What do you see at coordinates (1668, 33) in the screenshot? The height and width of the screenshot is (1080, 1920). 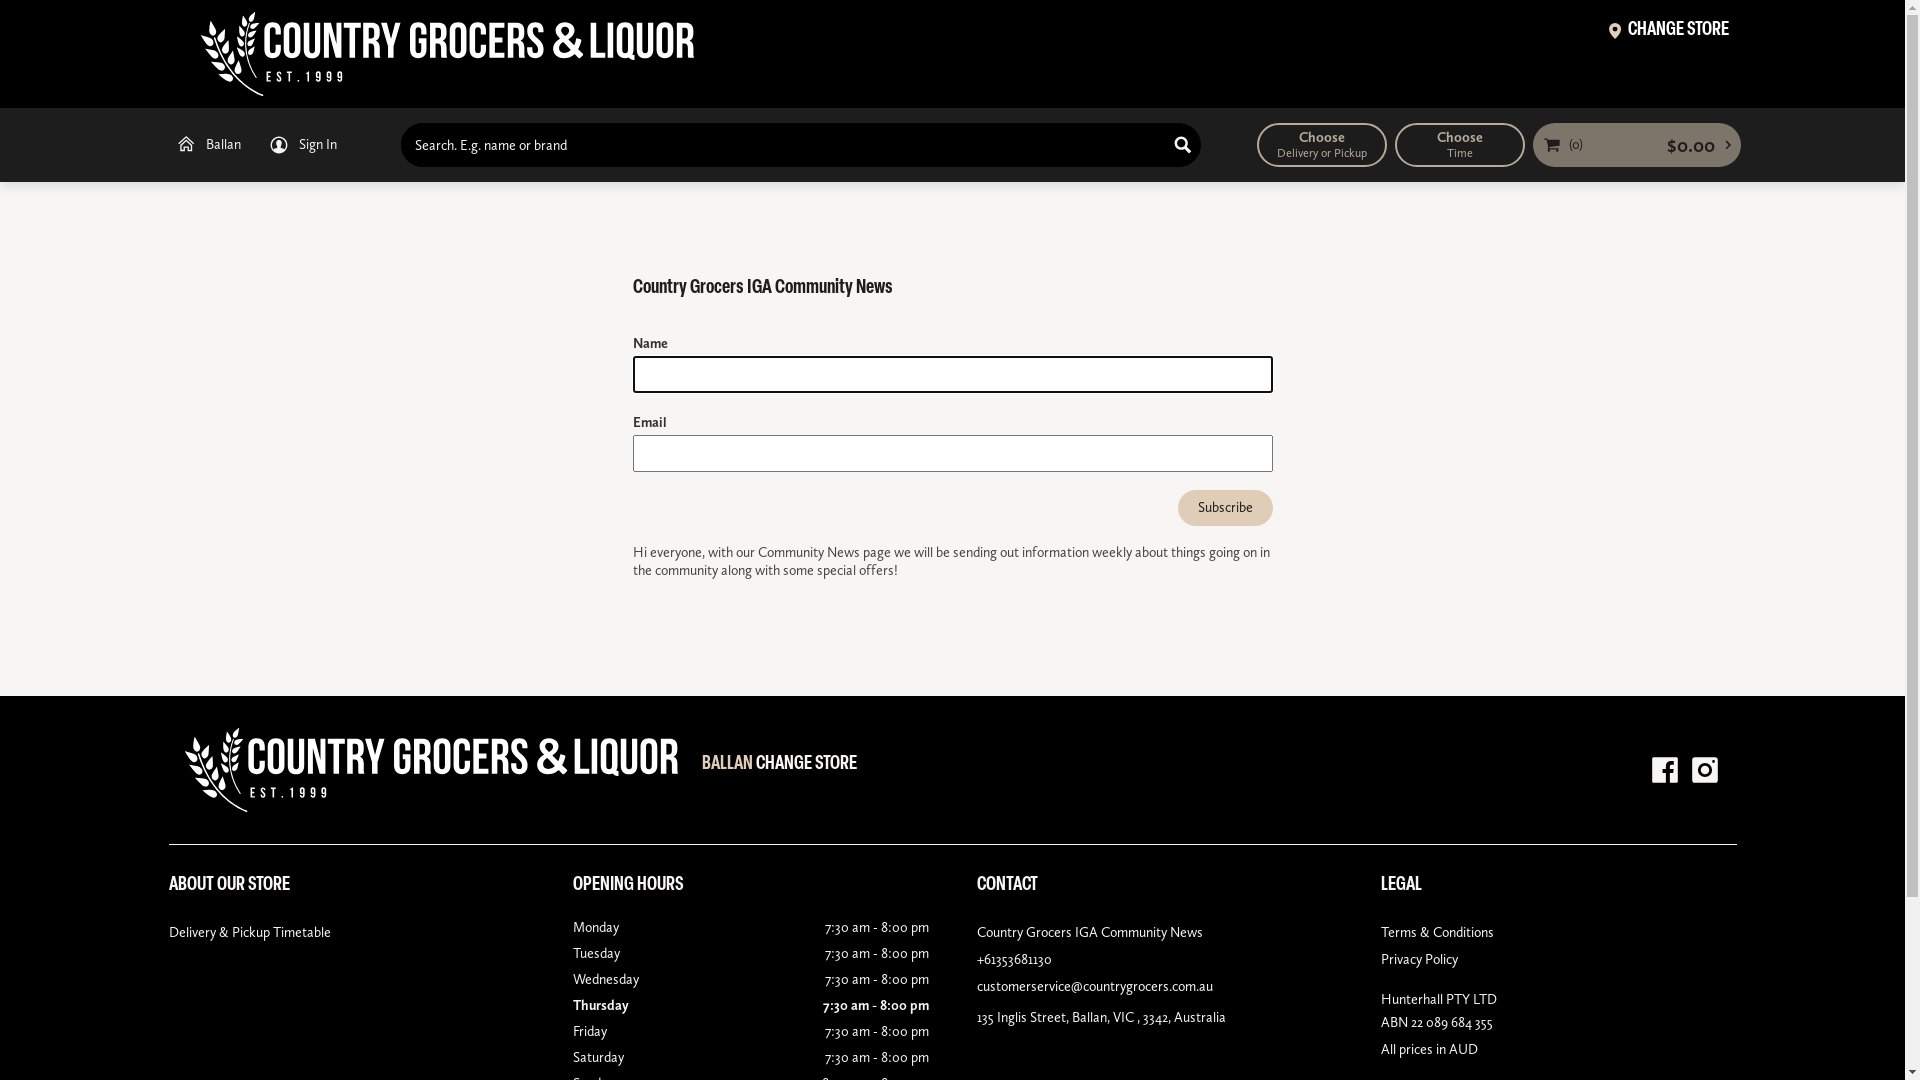 I see `'CHANGE STORE'` at bounding box center [1668, 33].